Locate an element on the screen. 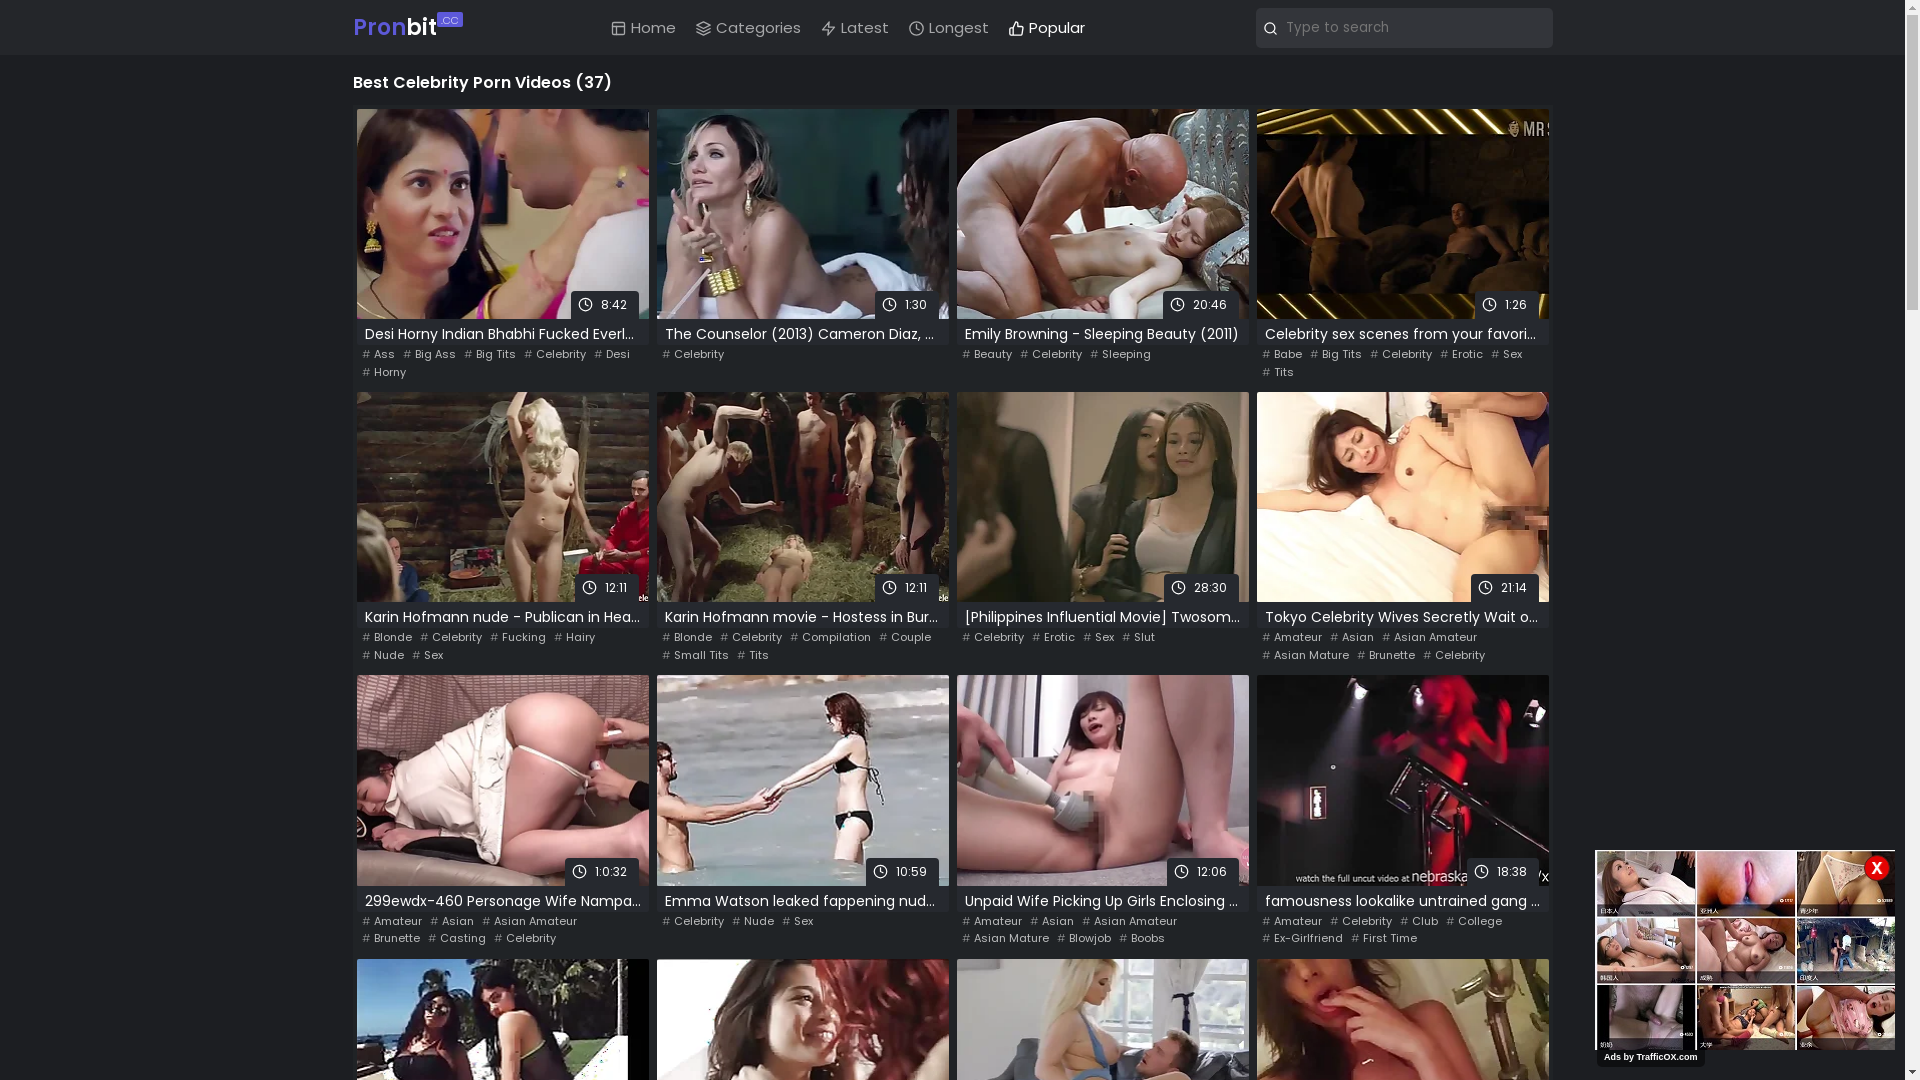  'Nude' is located at coordinates (752, 921).